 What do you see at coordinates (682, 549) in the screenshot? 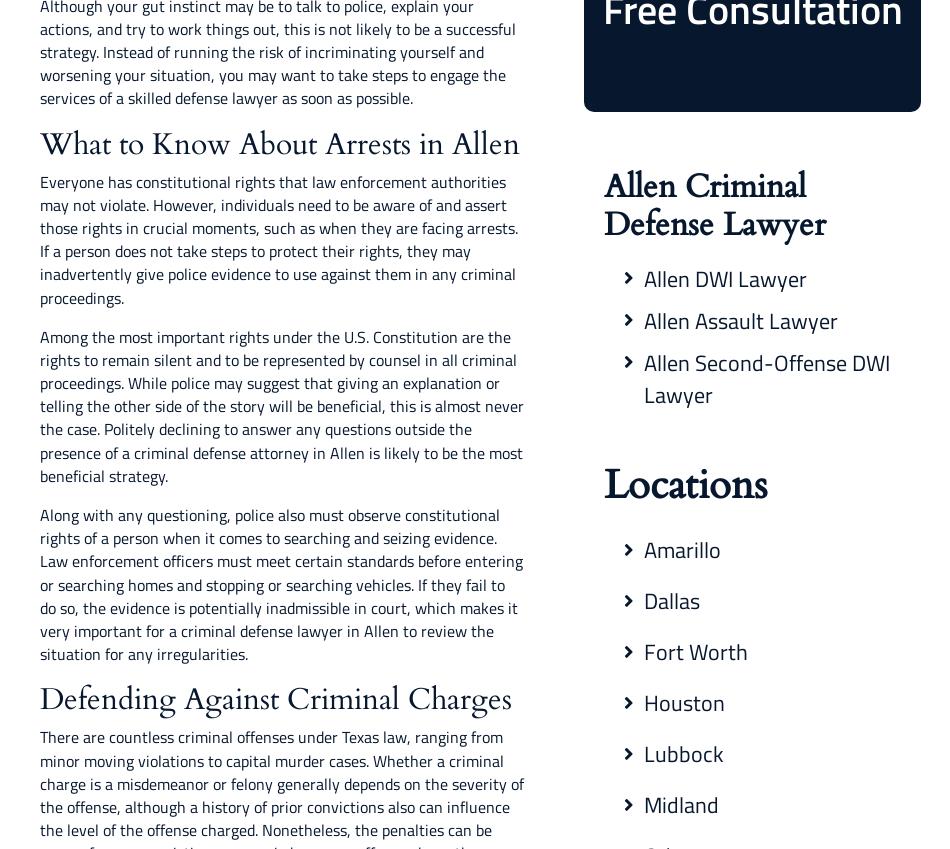
I see `'Amarillo'` at bounding box center [682, 549].